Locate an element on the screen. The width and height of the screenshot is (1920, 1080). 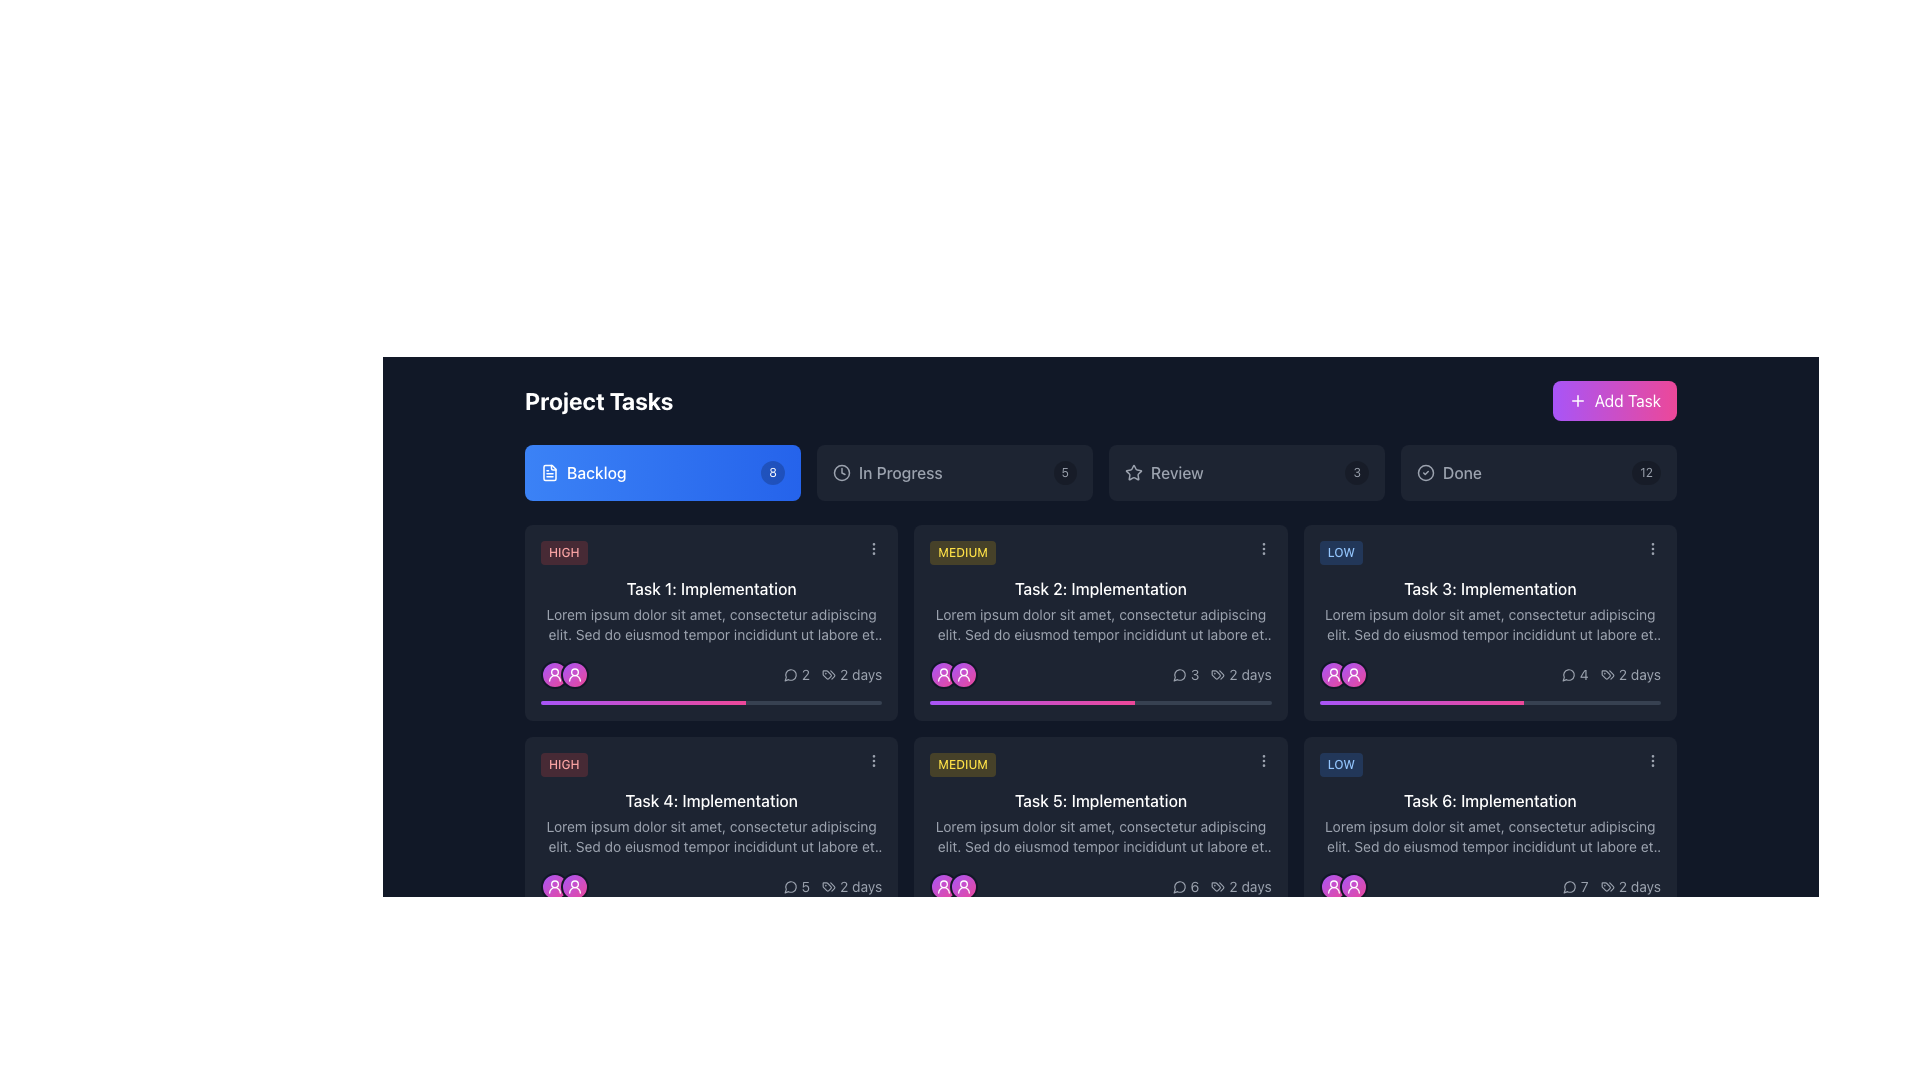
text label 'Review' located in the top right section of the navigation menu, which has a medium font weight and gray color against a dark background is located at coordinates (1177, 473).